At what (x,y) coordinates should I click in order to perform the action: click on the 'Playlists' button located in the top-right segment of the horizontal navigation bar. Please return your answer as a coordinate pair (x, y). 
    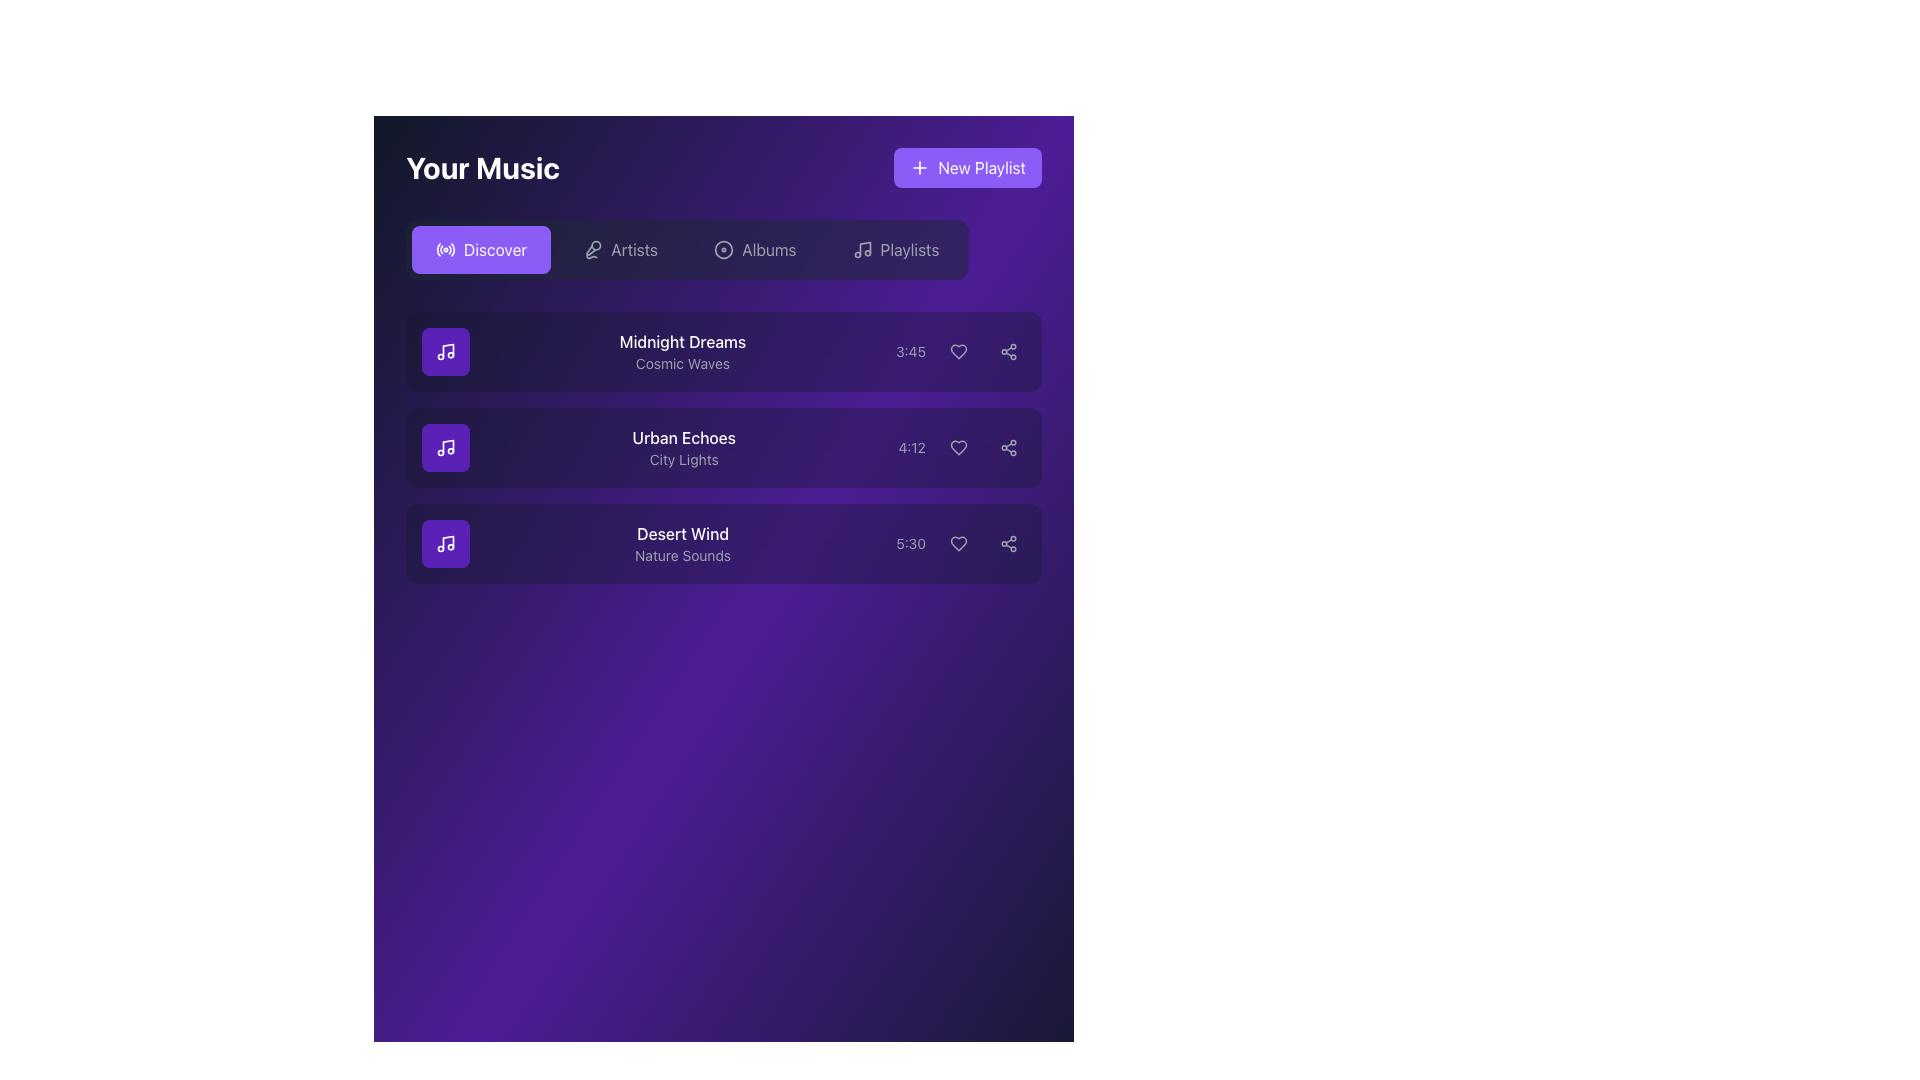
    Looking at the image, I should click on (895, 249).